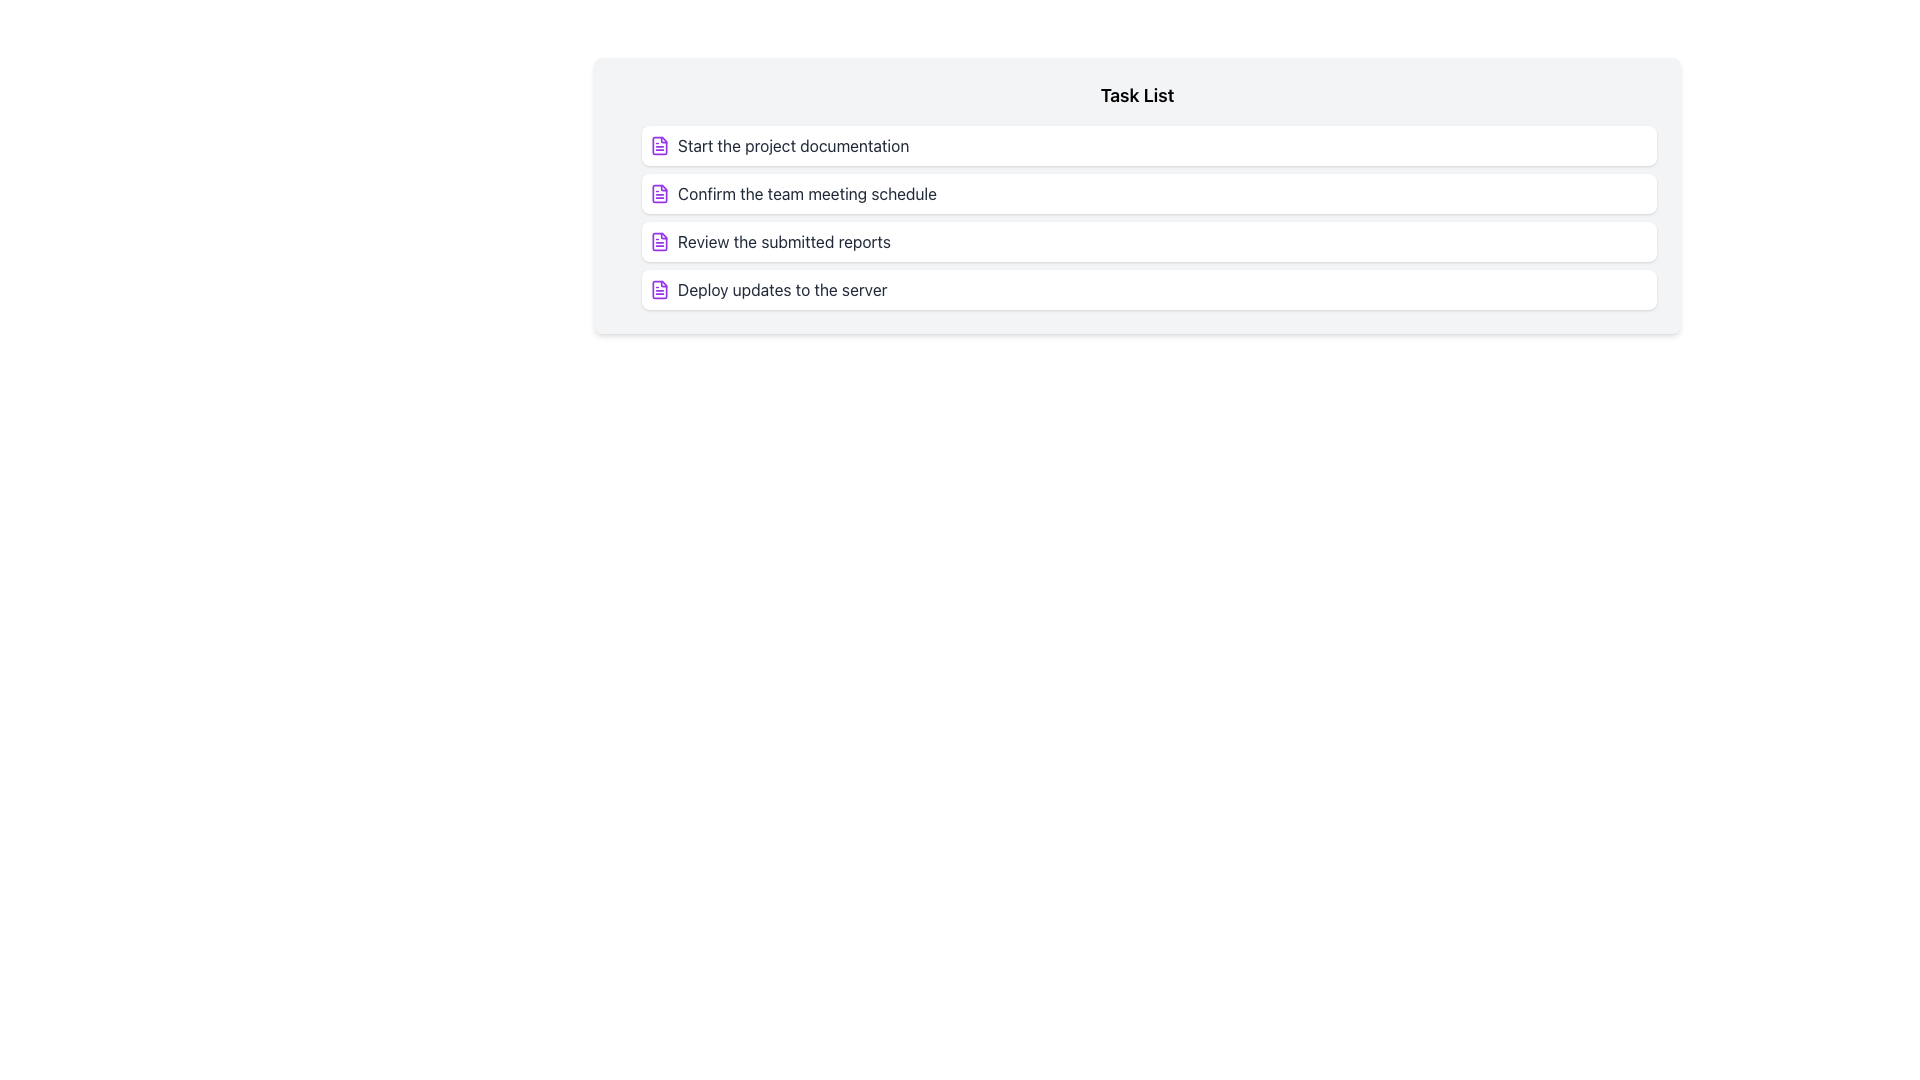 This screenshot has width=1920, height=1080. Describe the element at coordinates (660, 289) in the screenshot. I see `the purple file representation SVG icon located to the left of the 'Deploy updates to the server' label in the fourth task entry of the task list` at that location.